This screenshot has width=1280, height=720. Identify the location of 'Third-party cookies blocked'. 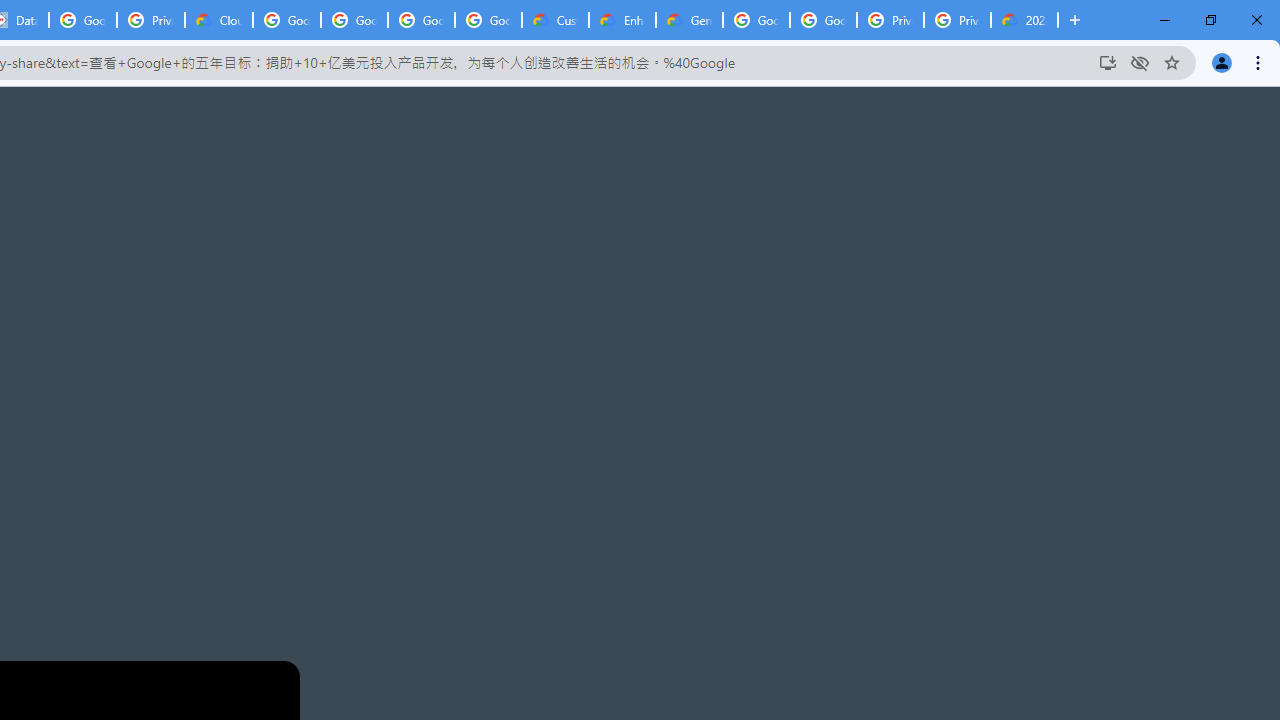
(1139, 61).